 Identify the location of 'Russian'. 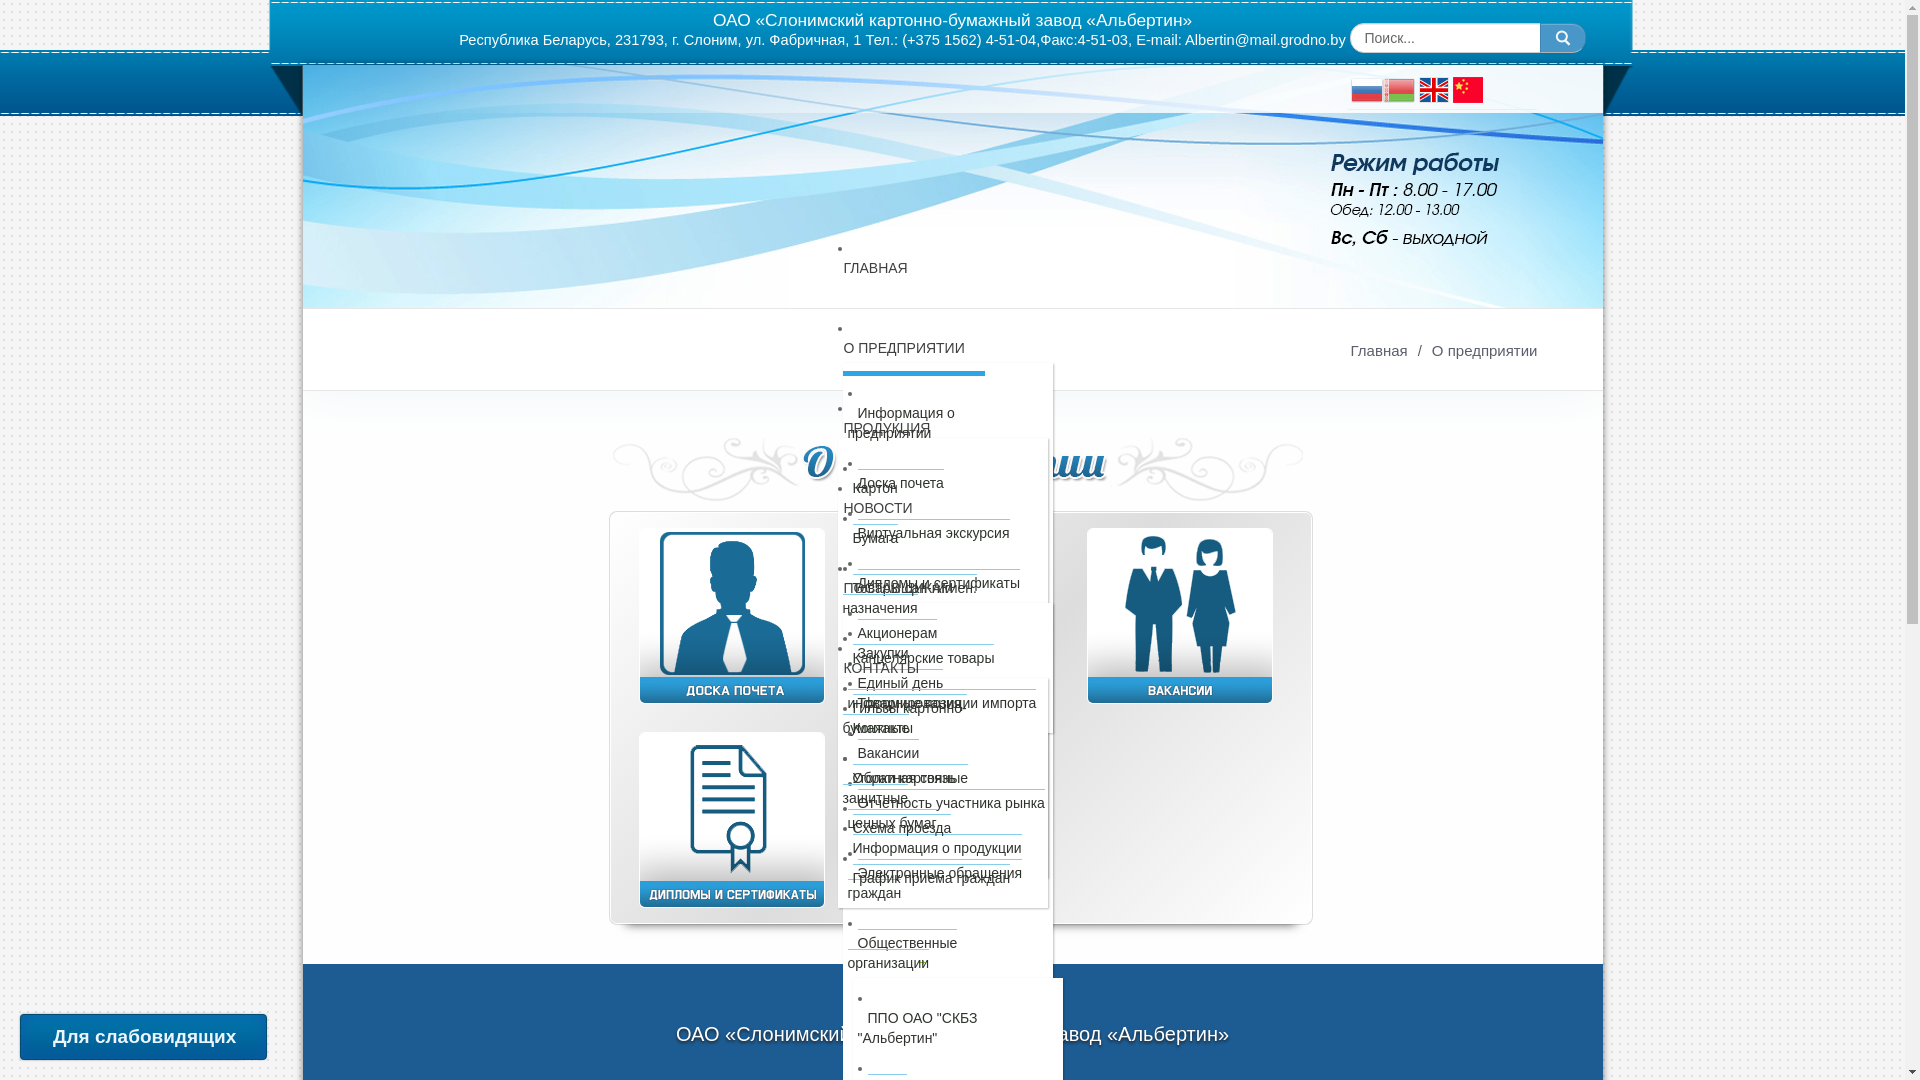
(1349, 87).